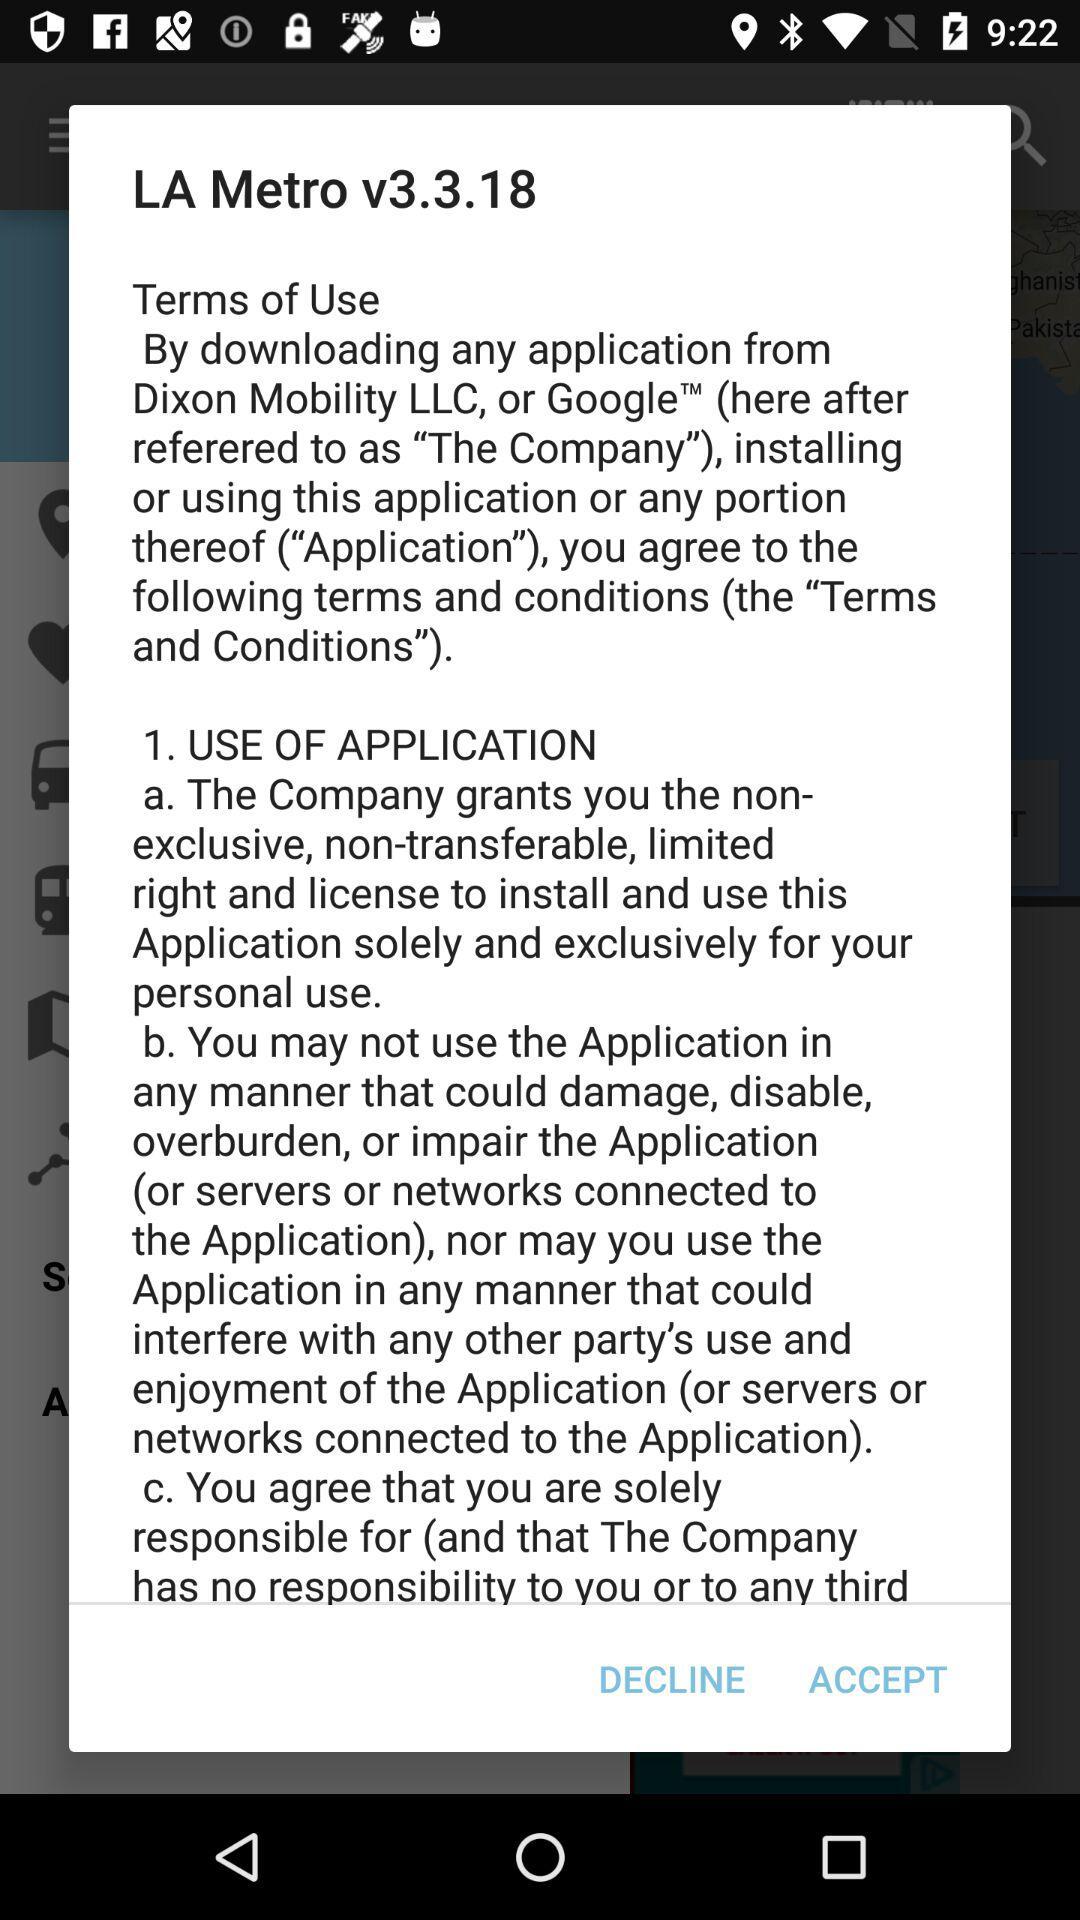  Describe the element at coordinates (671, 1678) in the screenshot. I see `item next to accept` at that location.